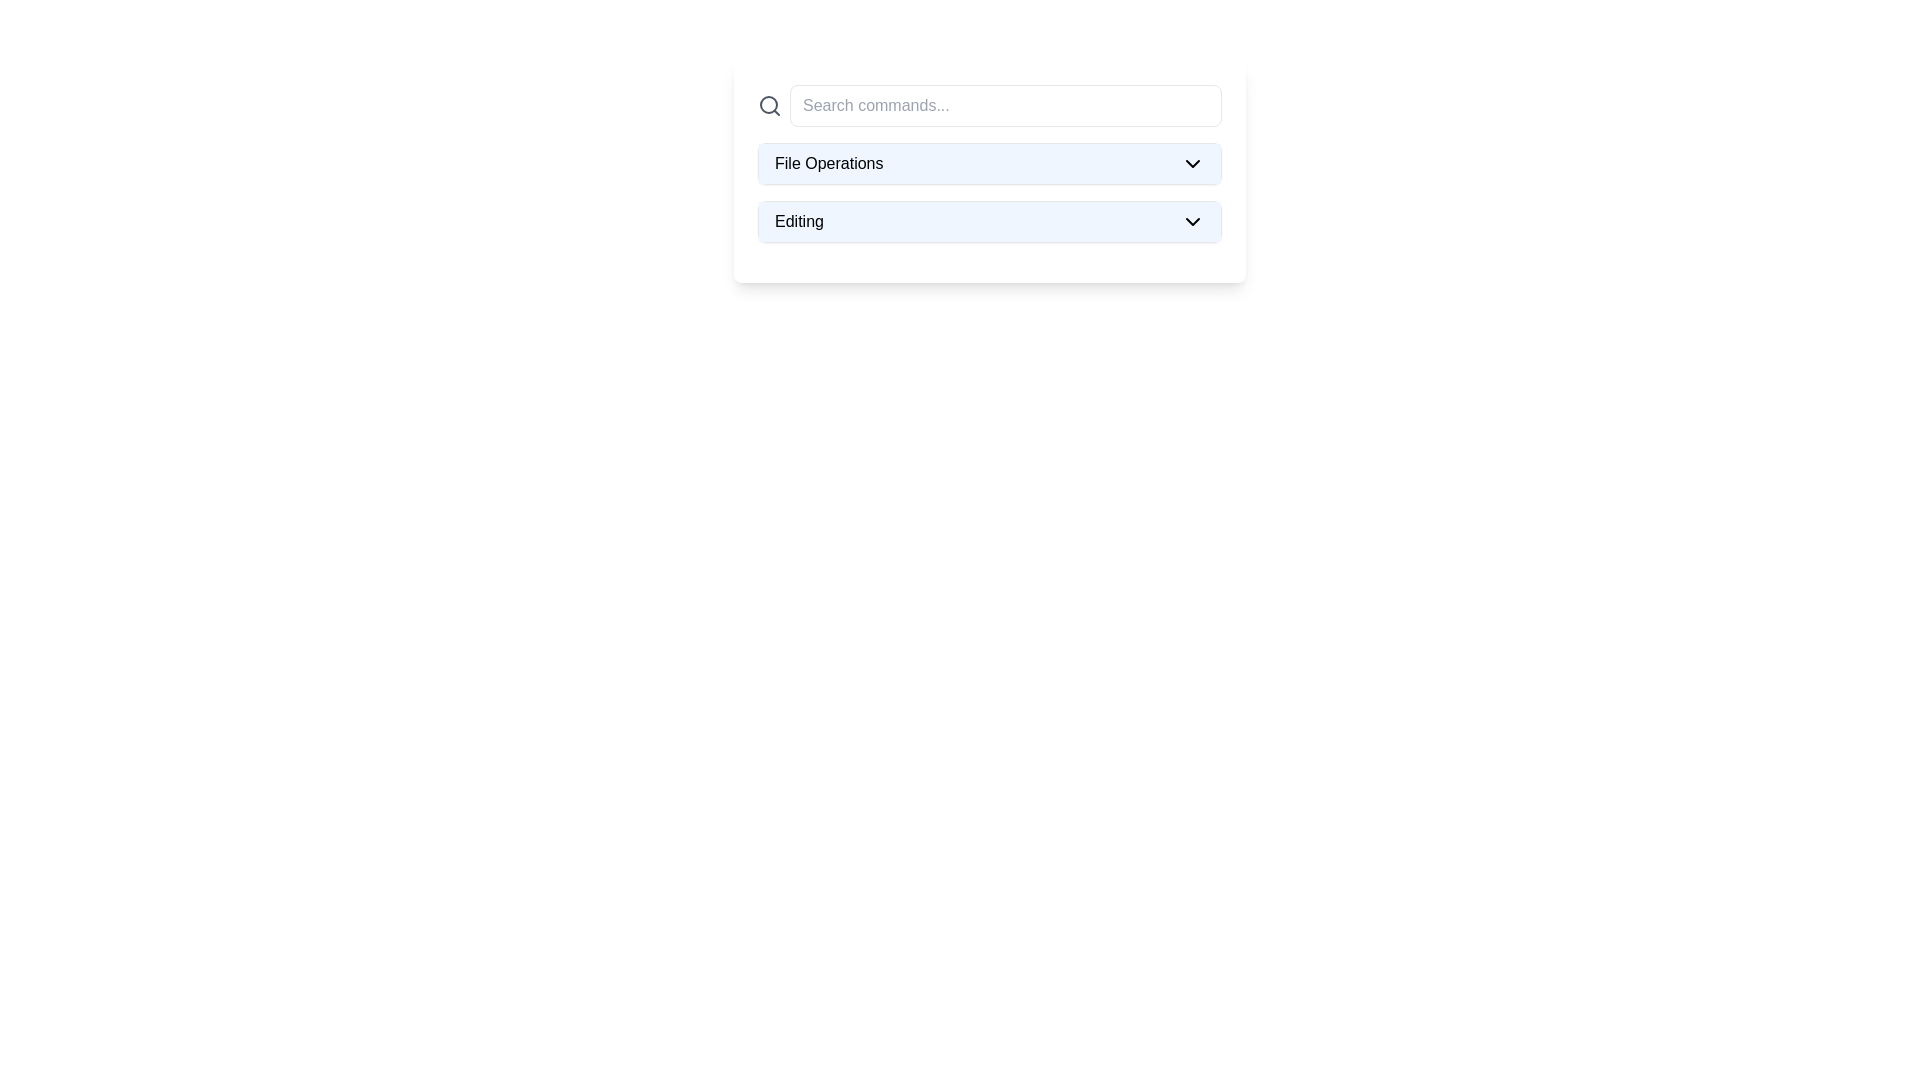 The width and height of the screenshot is (1920, 1080). Describe the element at coordinates (1193, 163) in the screenshot. I see `the Dropdown indicator (SVG icon)` at that location.